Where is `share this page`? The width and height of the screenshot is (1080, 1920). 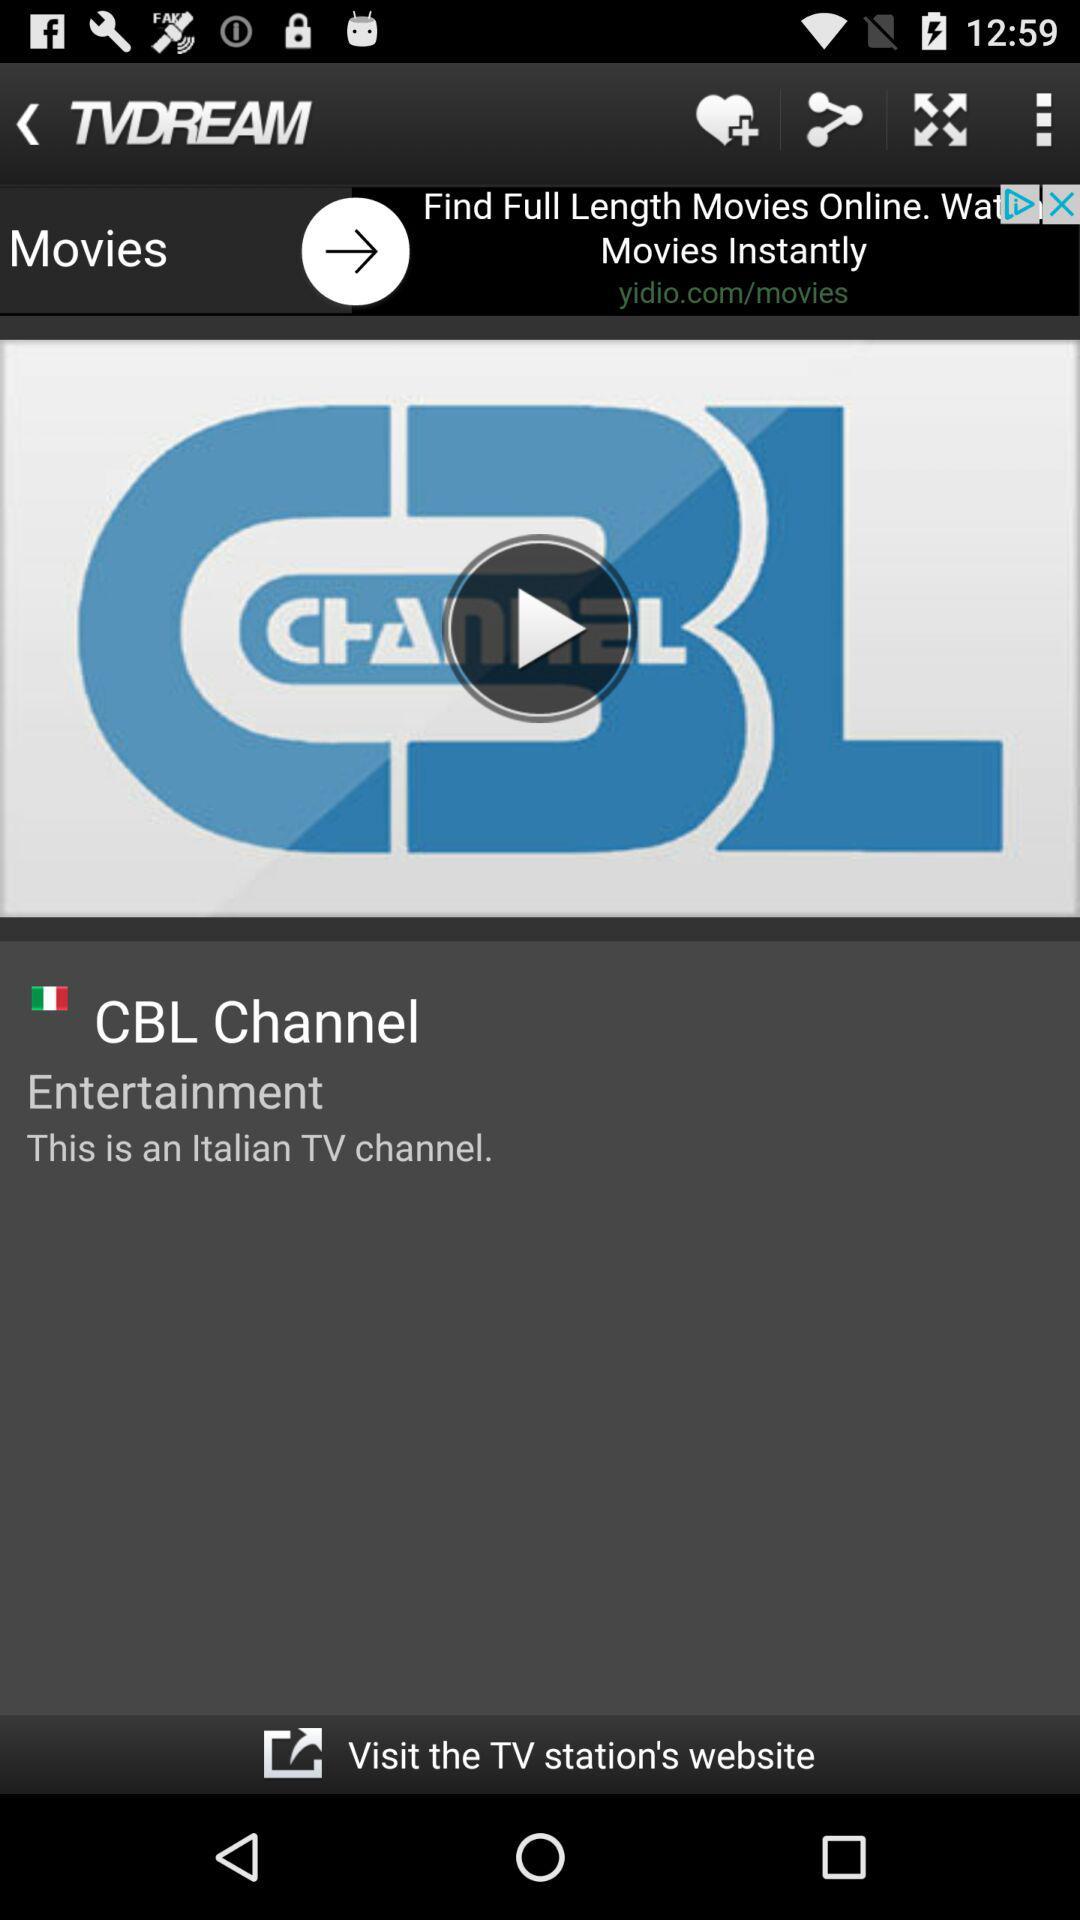
share this page is located at coordinates (833, 118).